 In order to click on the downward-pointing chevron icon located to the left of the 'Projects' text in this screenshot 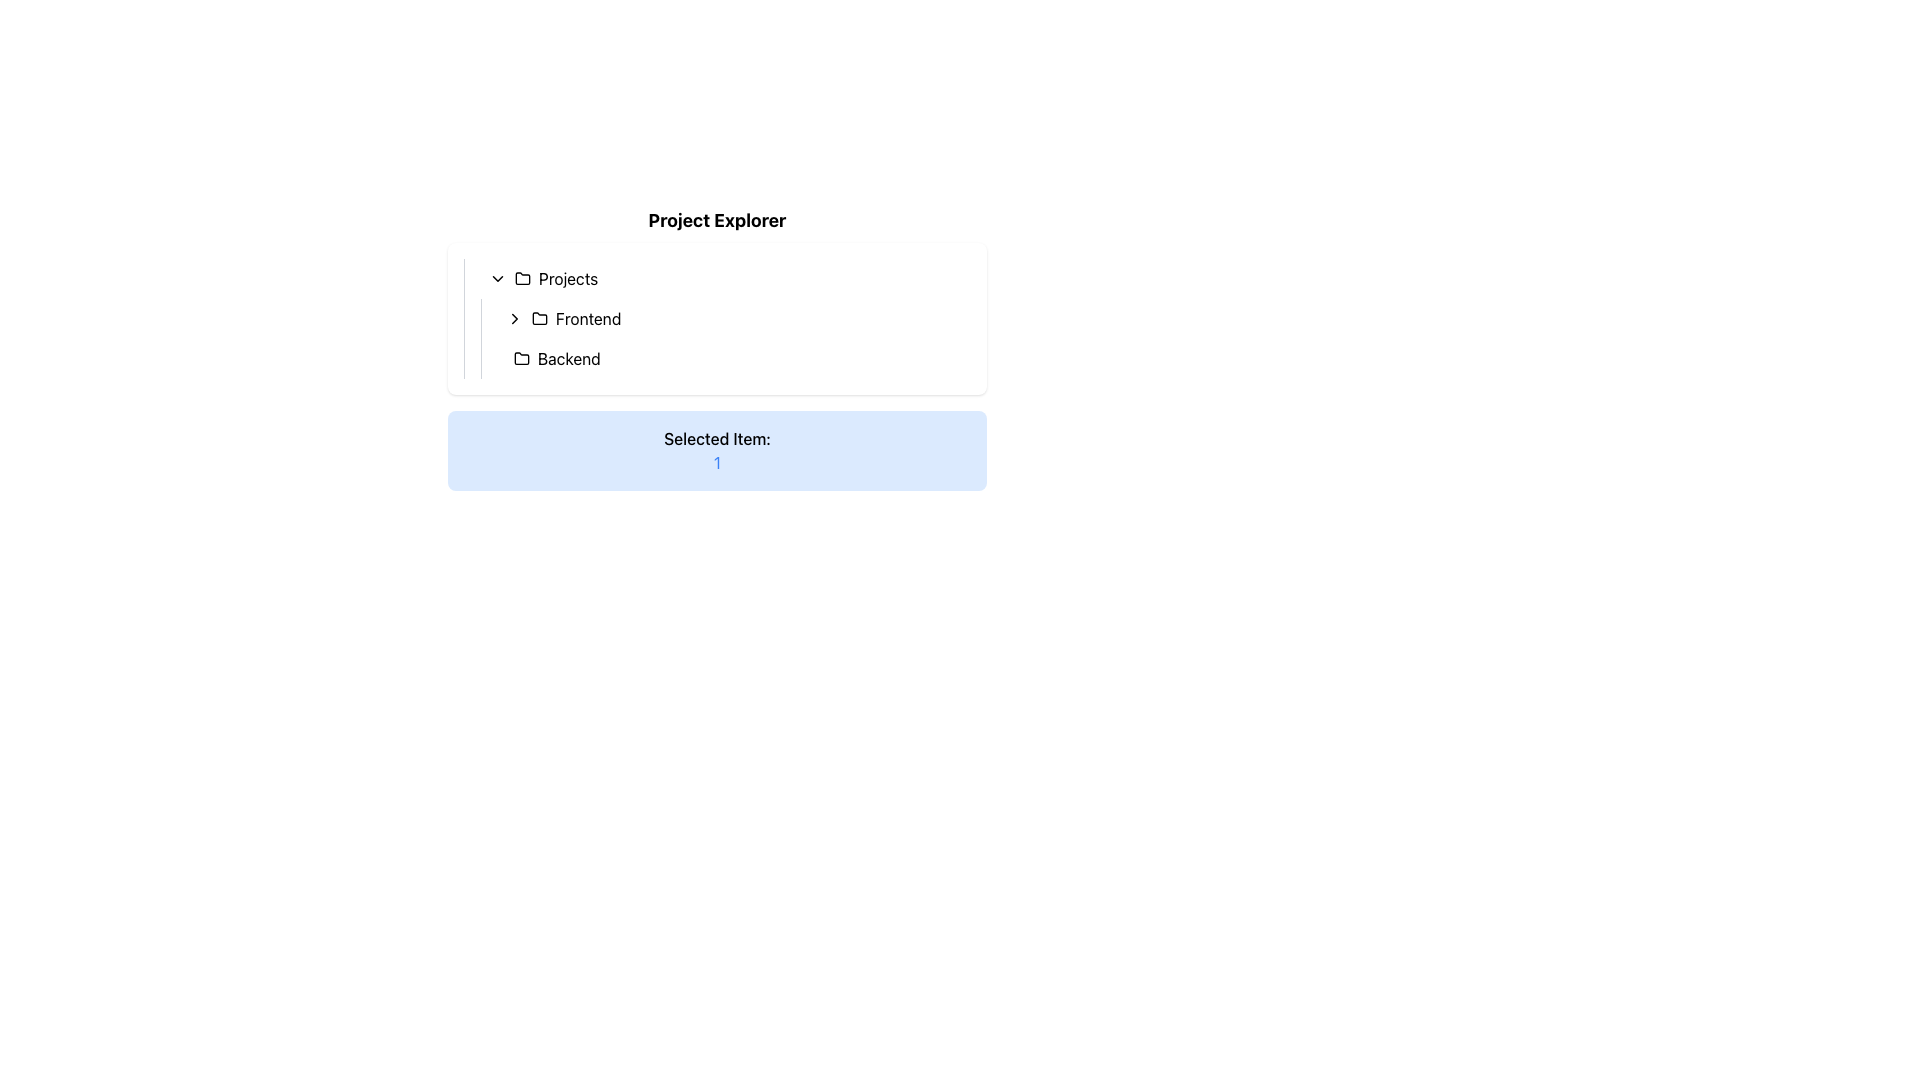, I will do `click(498, 278)`.